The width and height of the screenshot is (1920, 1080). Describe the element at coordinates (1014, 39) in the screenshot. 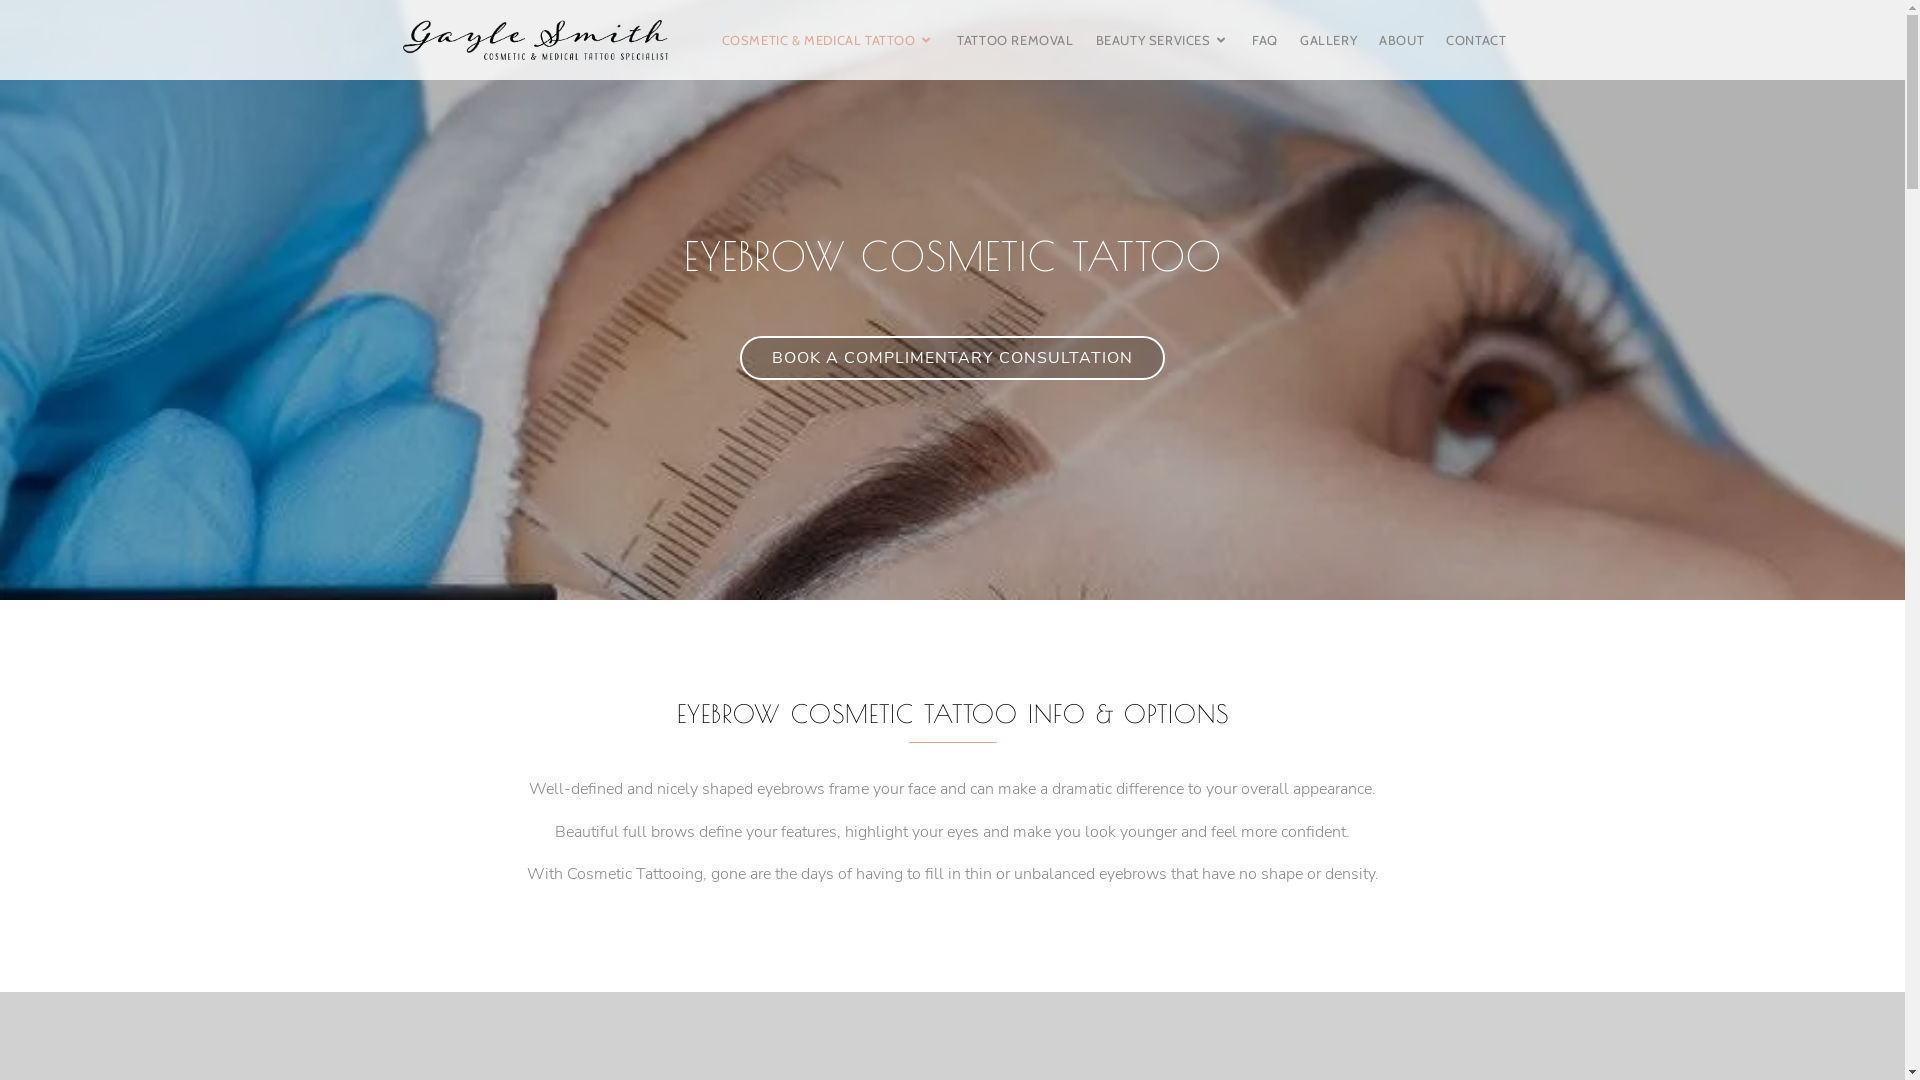

I see `'TATTOO REMOVAL'` at that location.